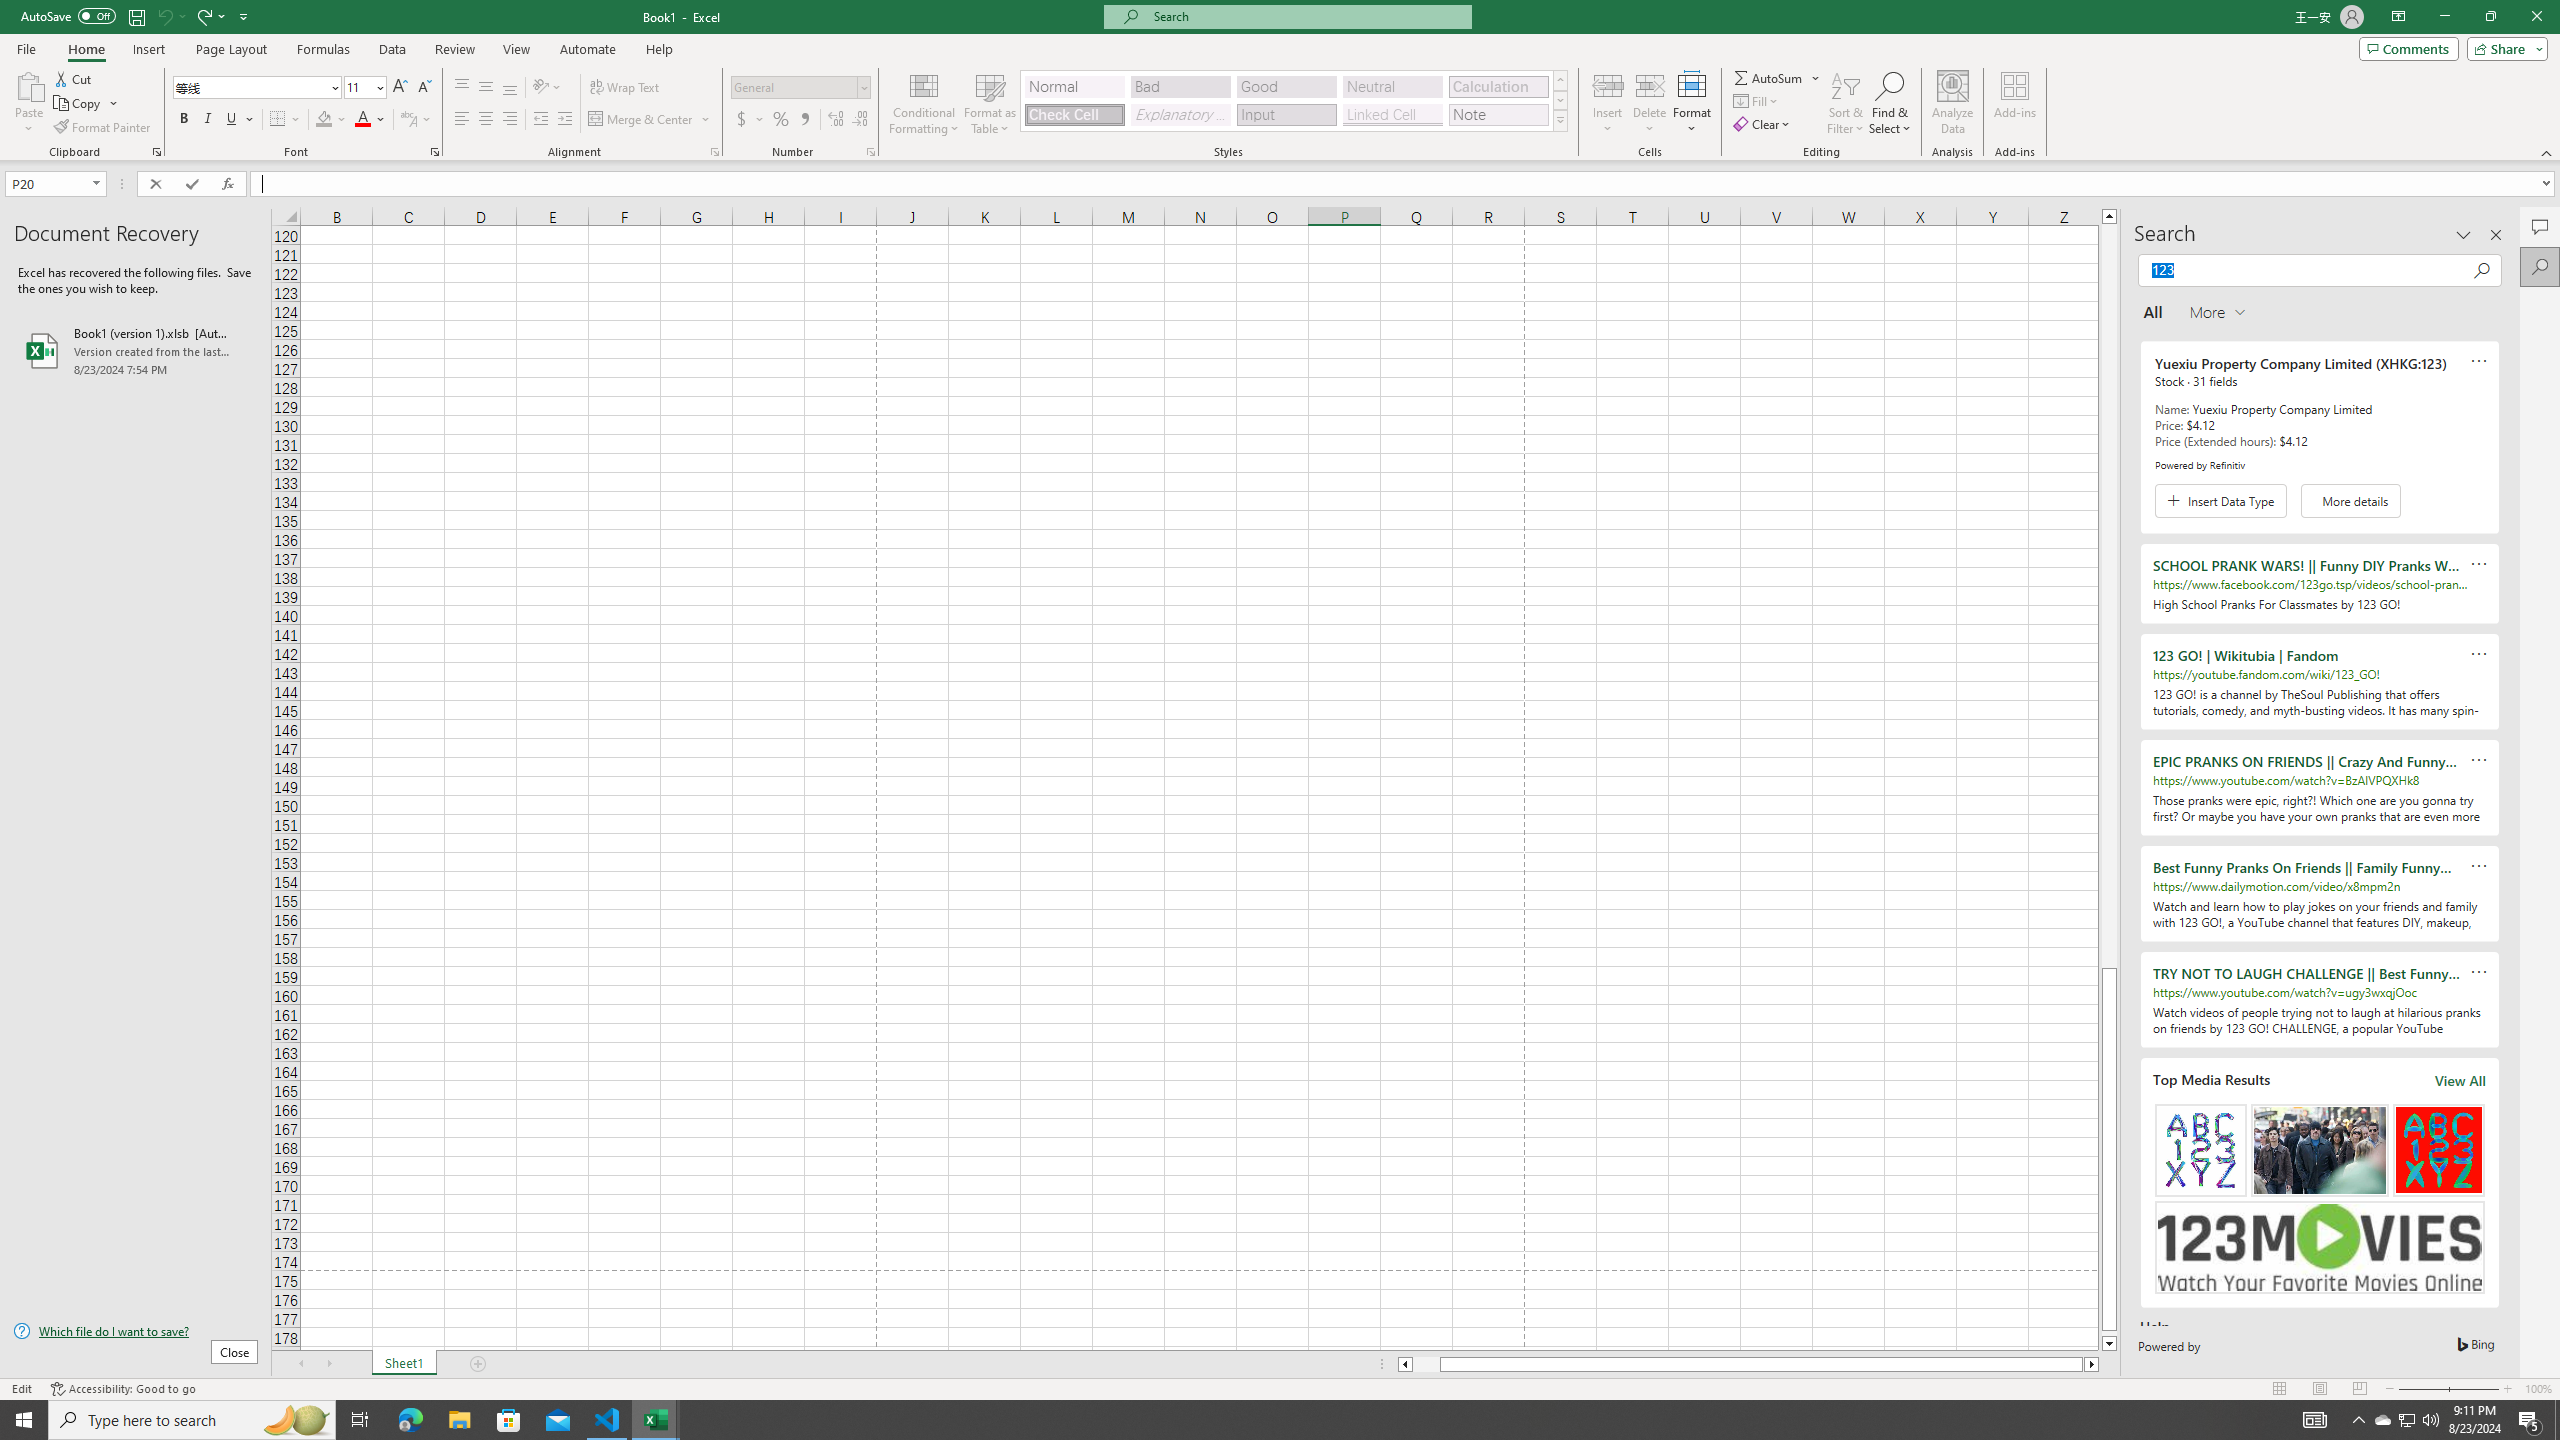 The height and width of the screenshot is (1440, 2560). What do you see at coordinates (1295, 100) in the screenshot?
I see `'AutomationID: CellStylesGallery'` at bounding box center [1295, 100].